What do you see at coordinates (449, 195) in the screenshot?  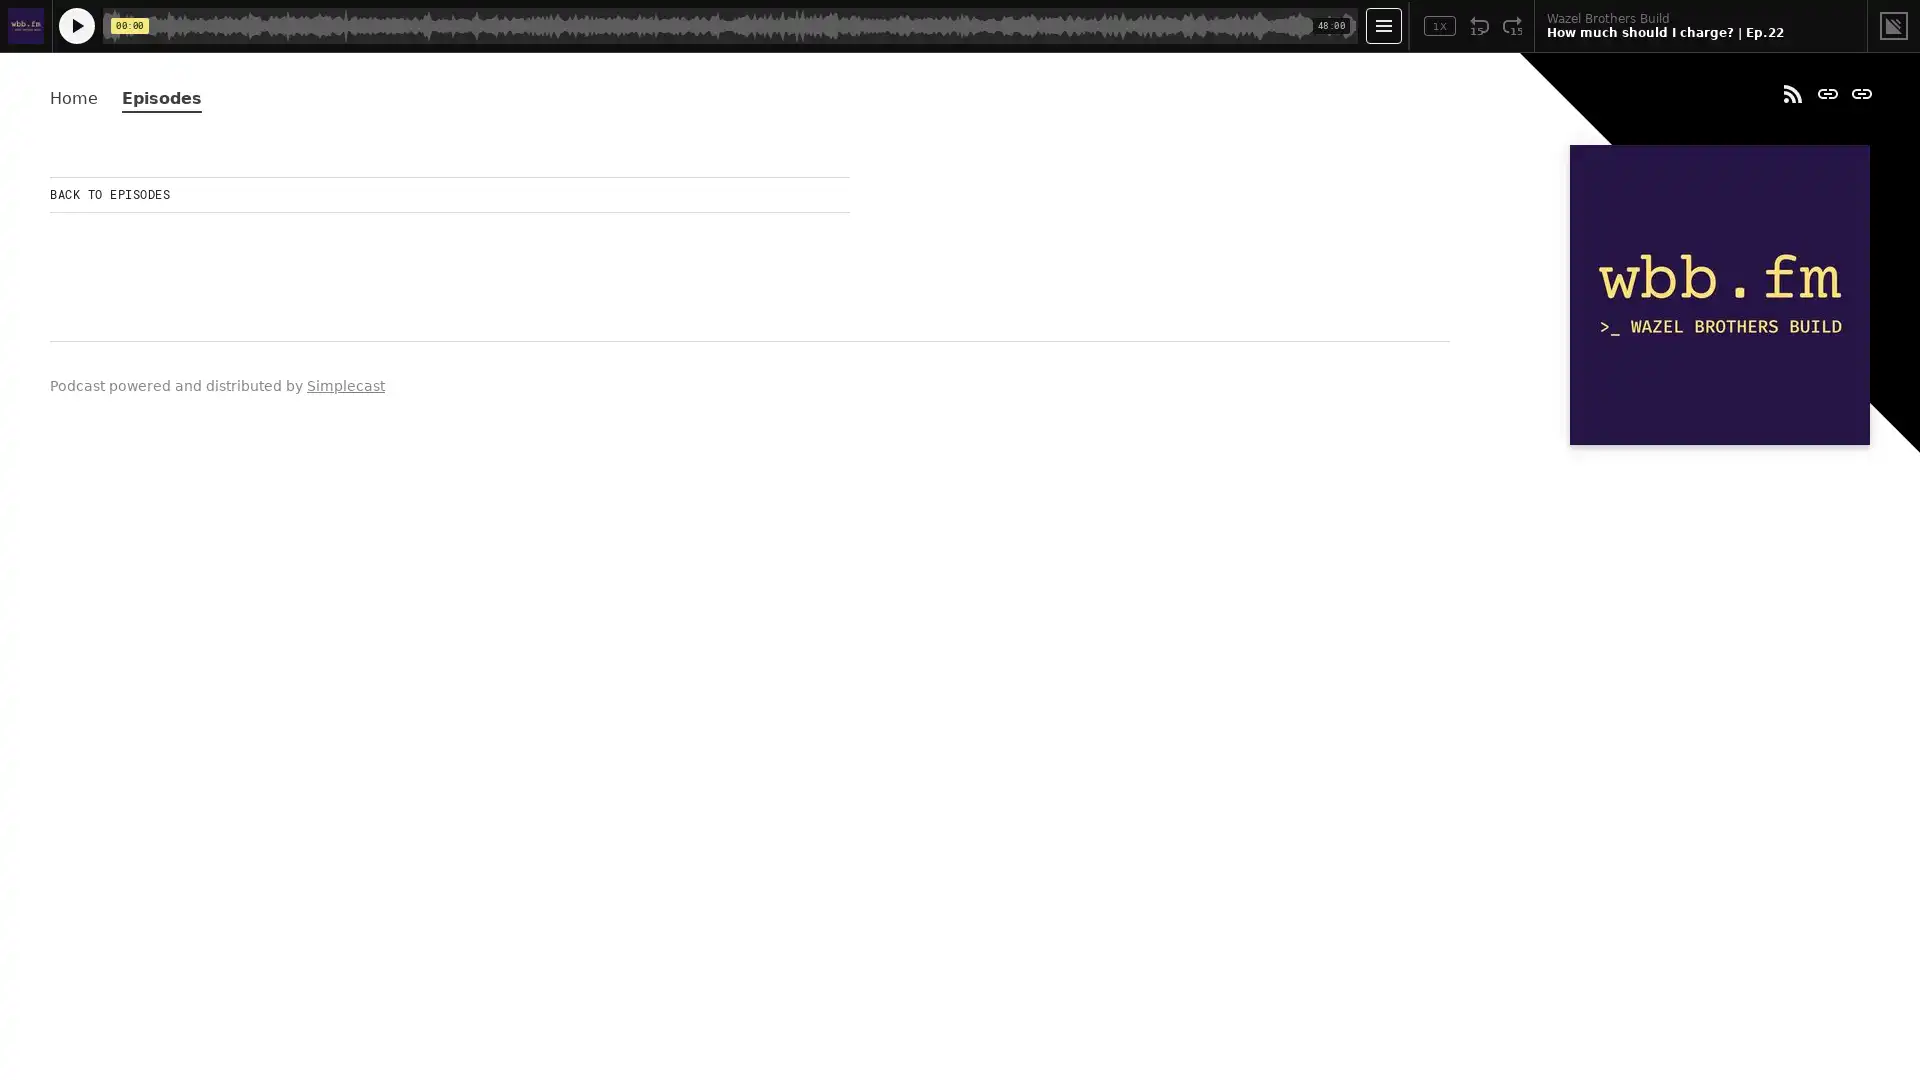 I see `BACK TO EPISODES` at bounding box center [449, 195].